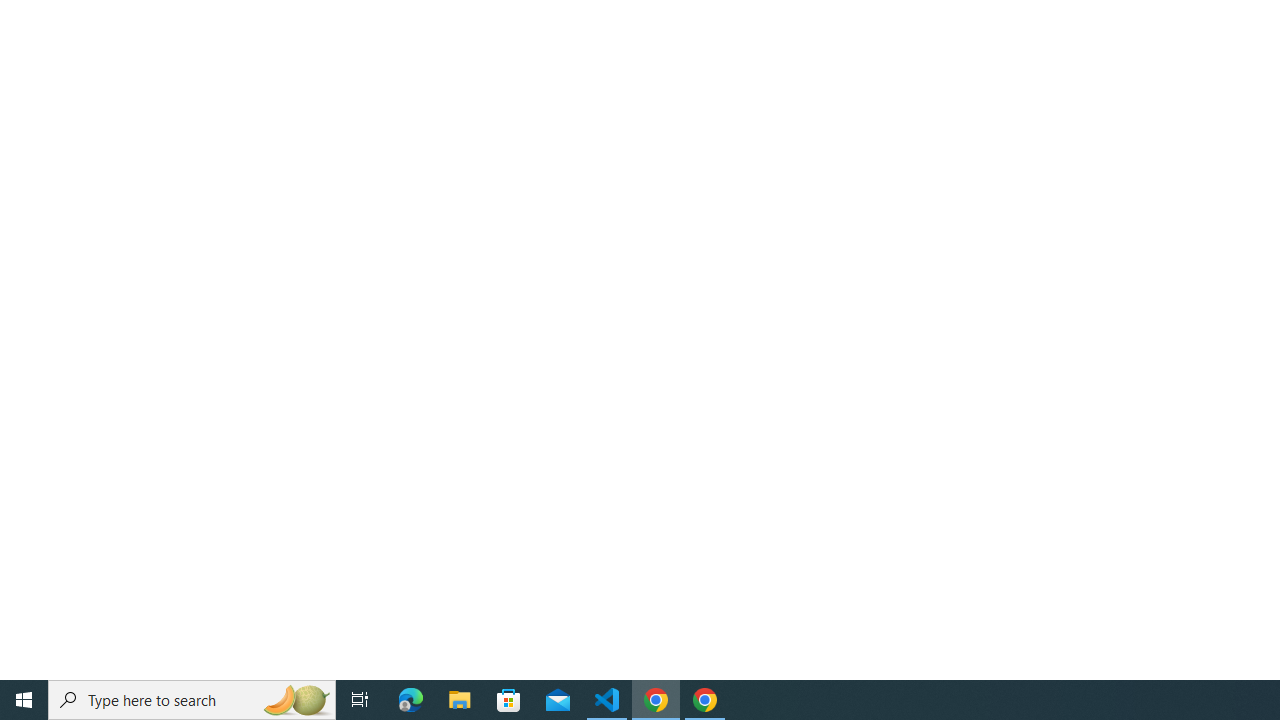  What do you see at coordinates (410, 698) in the screenshot?
I see `'Microsoft Edge'` at bounding box center [410, 698].